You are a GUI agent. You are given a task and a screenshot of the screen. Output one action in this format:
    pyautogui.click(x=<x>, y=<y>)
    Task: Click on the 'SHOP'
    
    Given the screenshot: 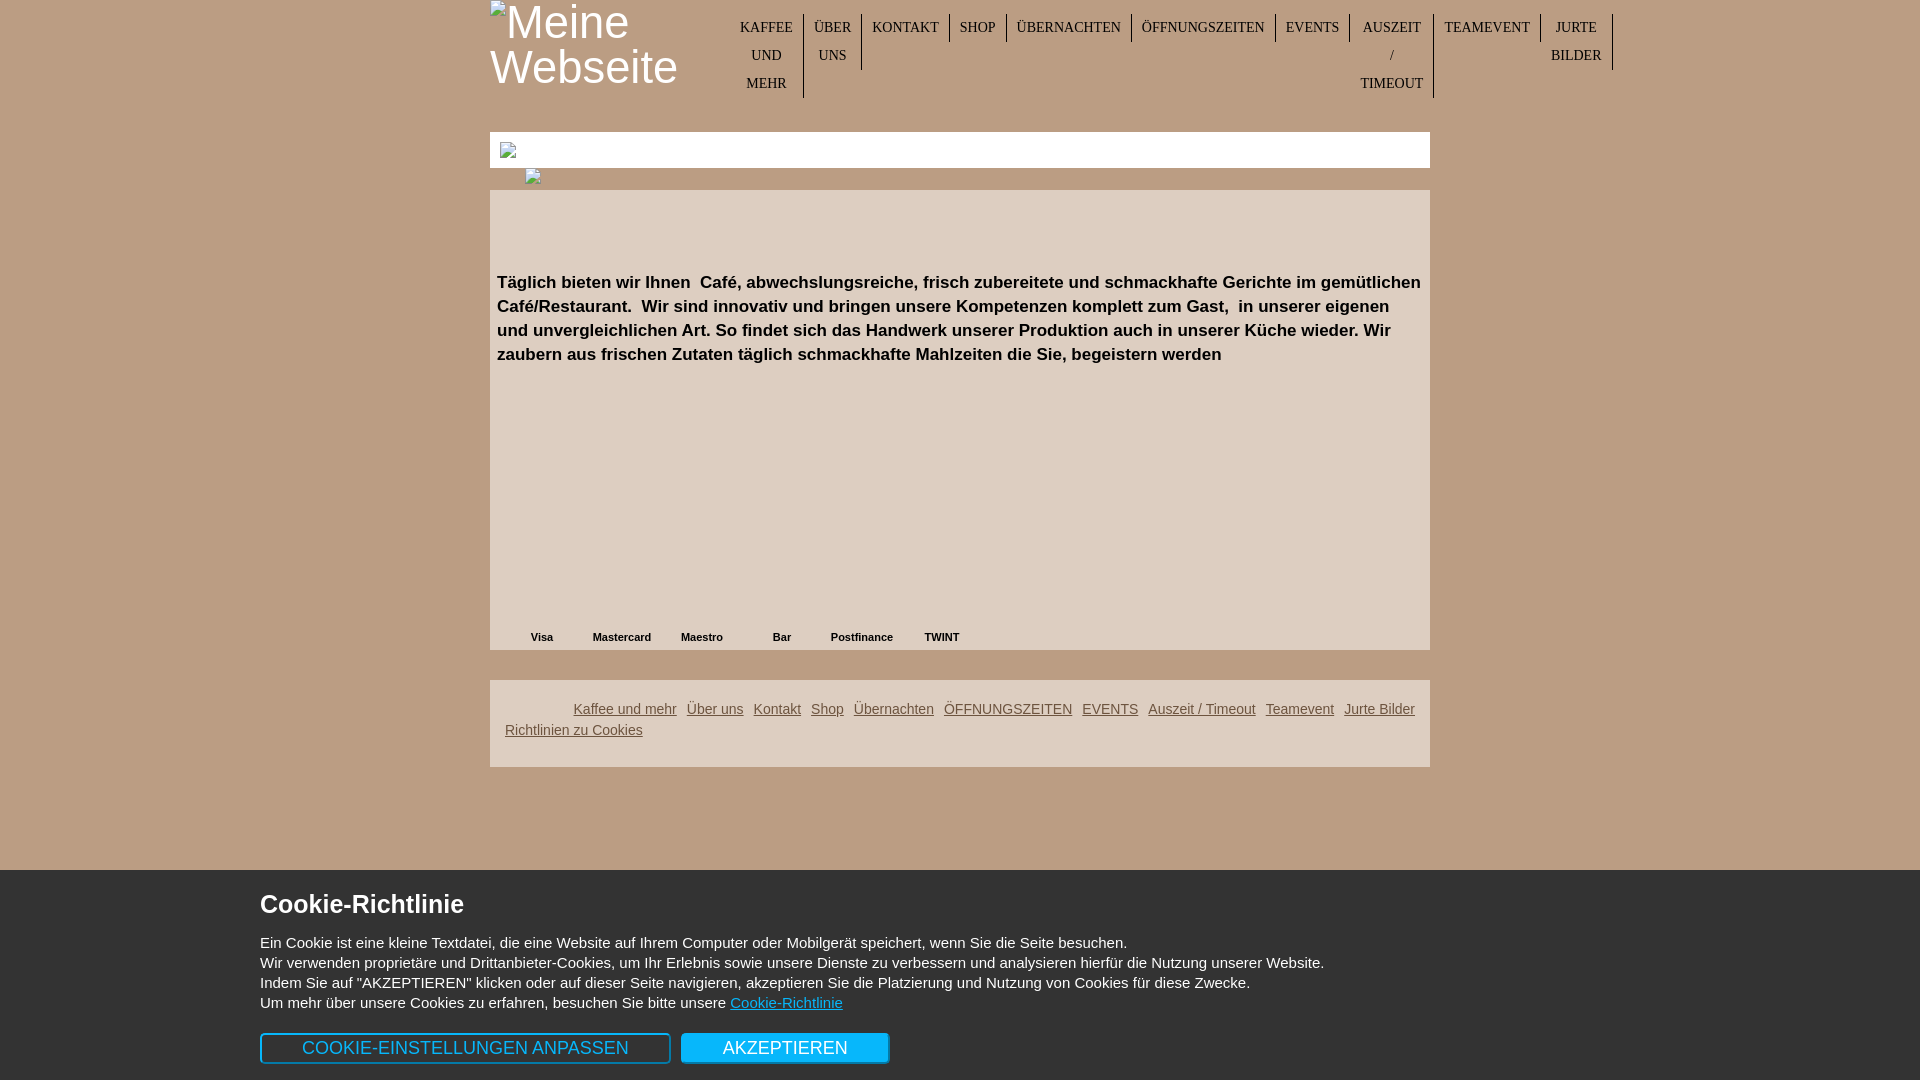 What is the action you would take?
    pyautogui.click(x=978, y=27)
    